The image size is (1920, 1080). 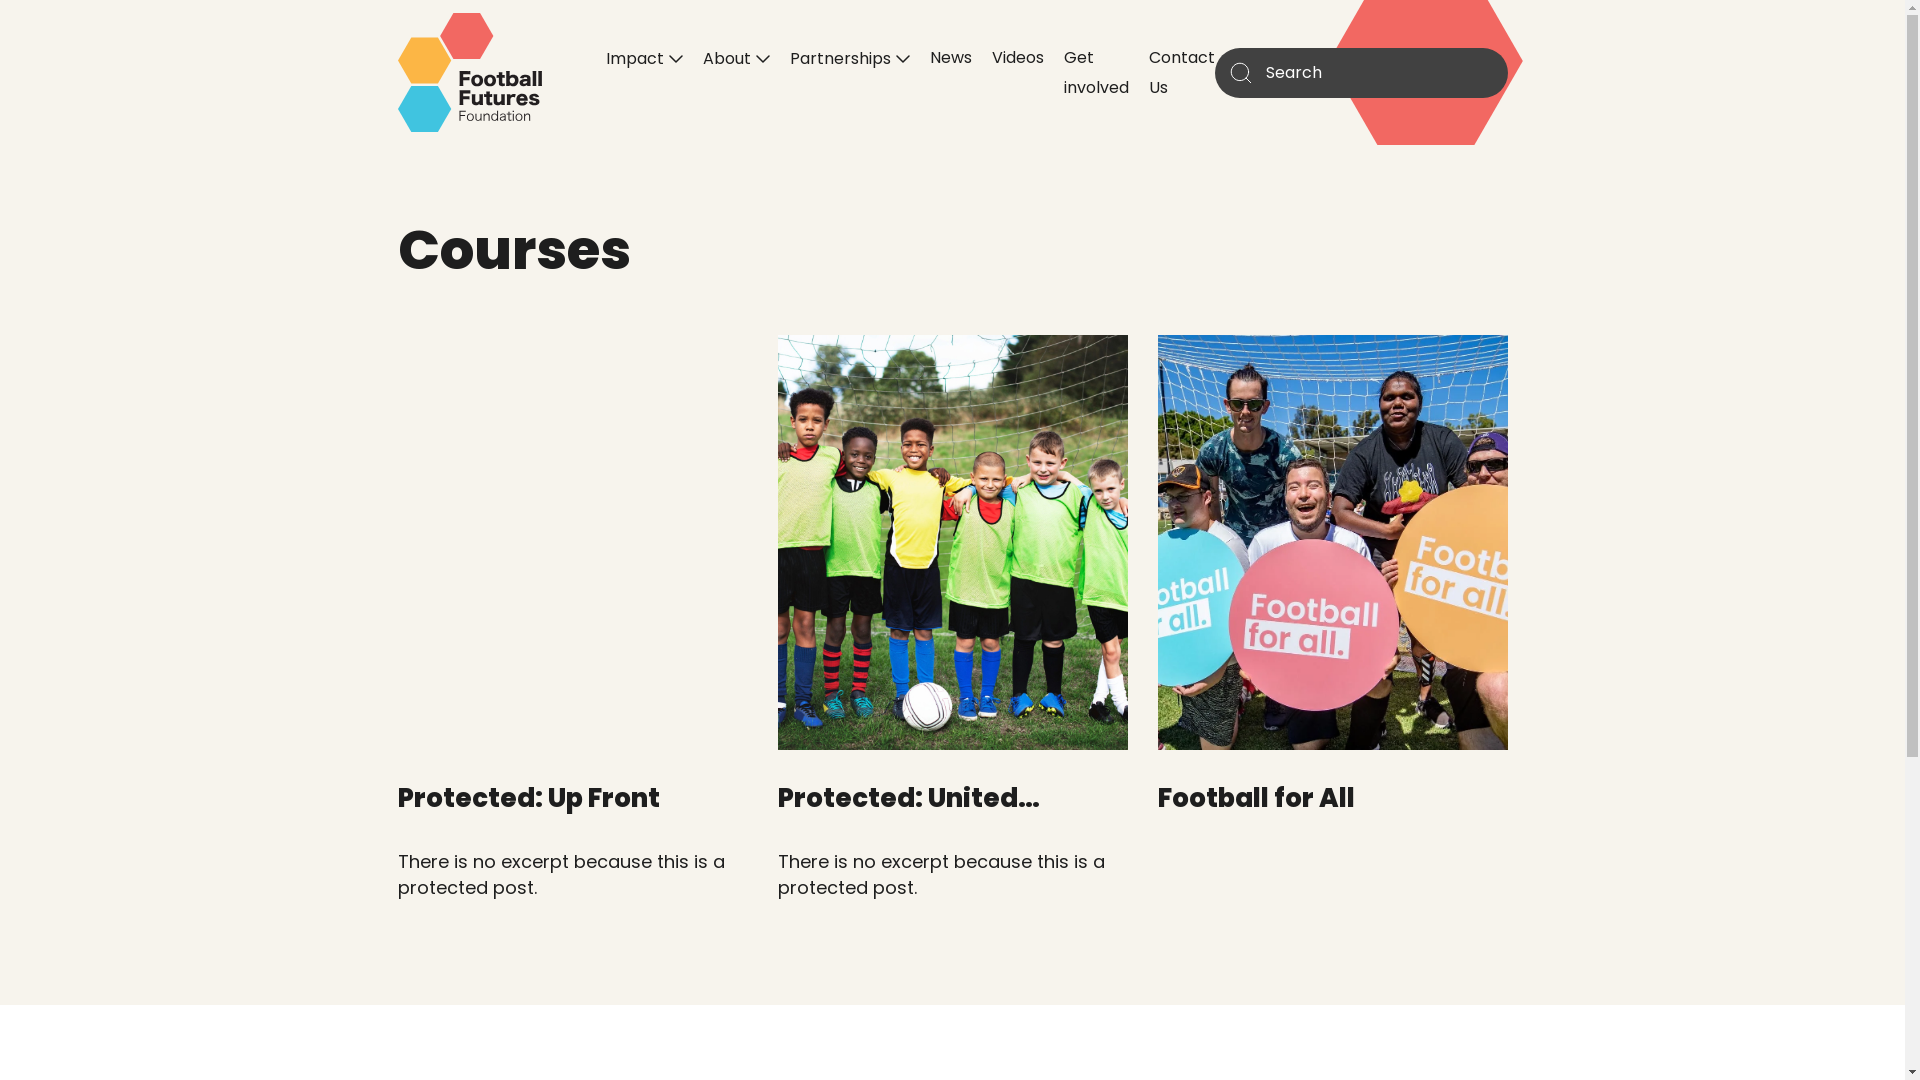 What do you see at coordinates (949, 56) in the screenshot?
I see `'News'` at bounding box center [949, 56].